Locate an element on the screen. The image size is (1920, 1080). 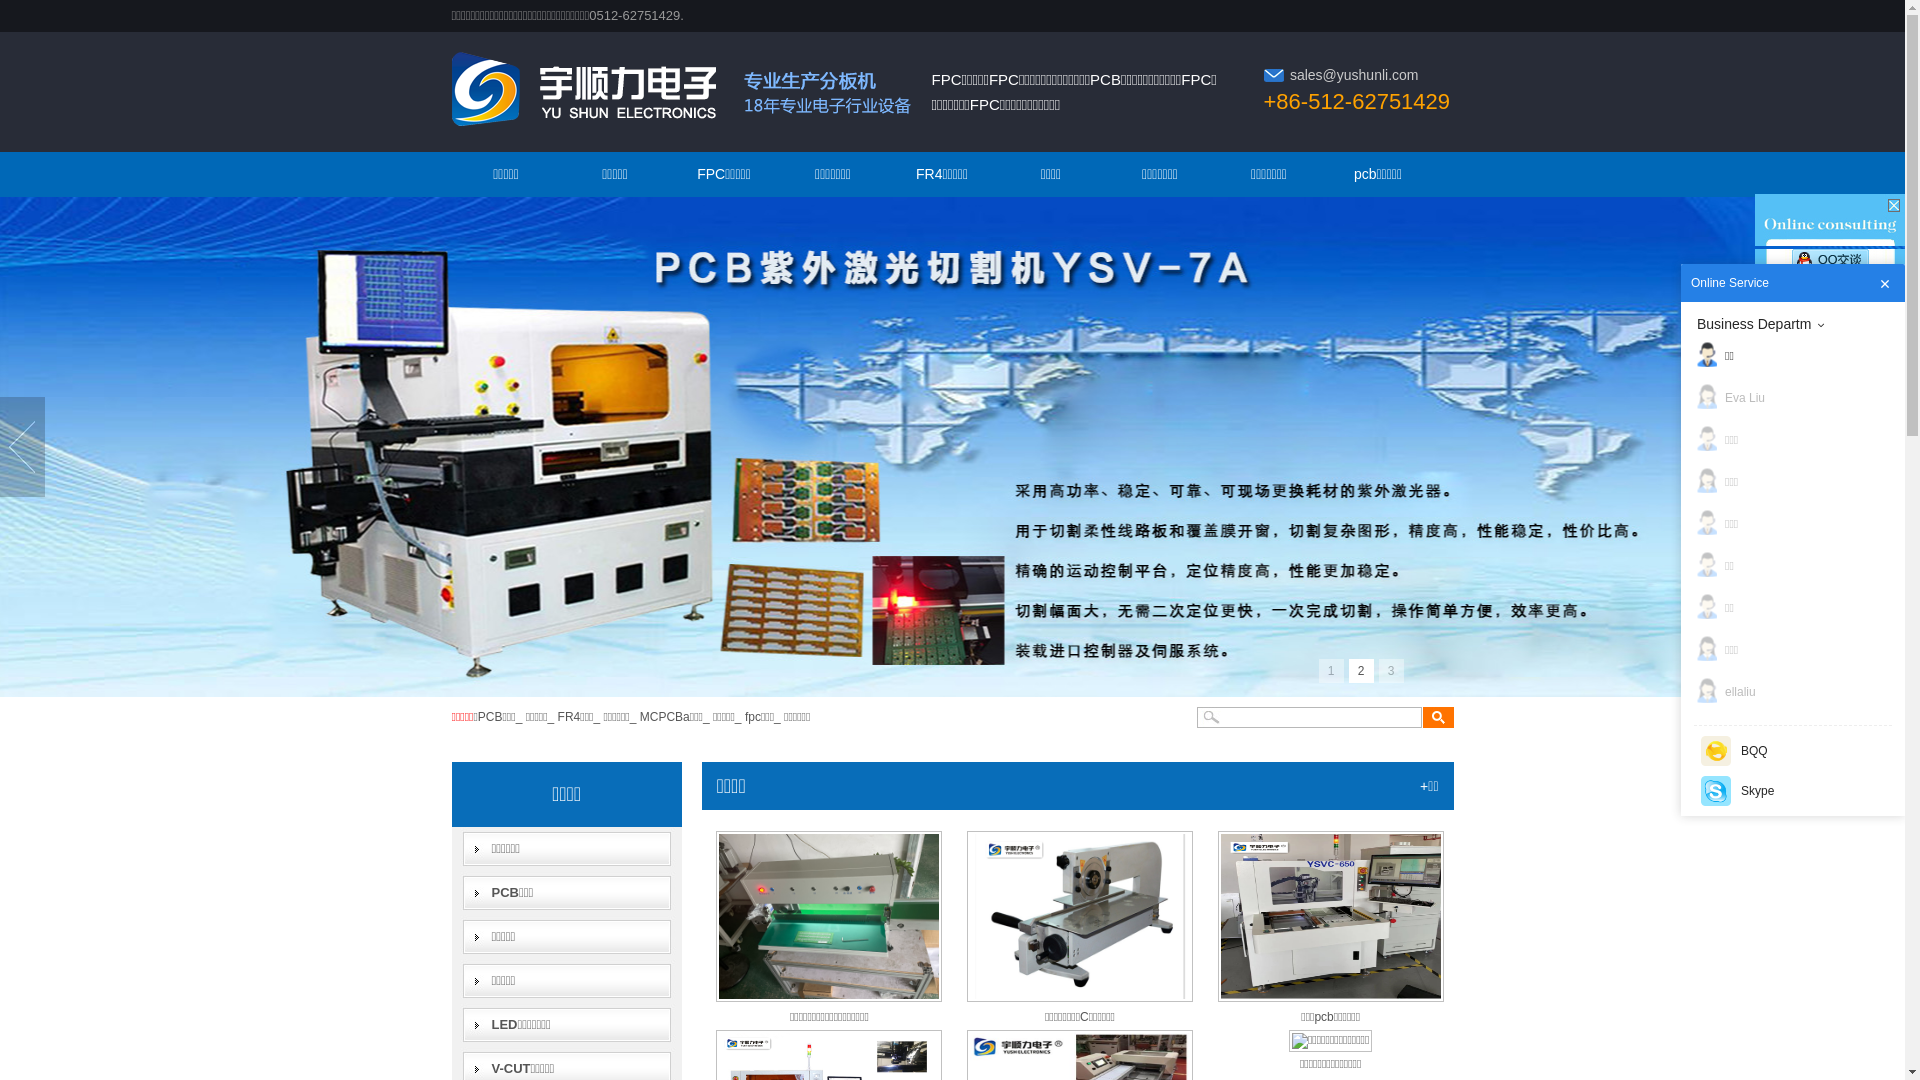
'BQQ' is located at coordinates (1793, 751).